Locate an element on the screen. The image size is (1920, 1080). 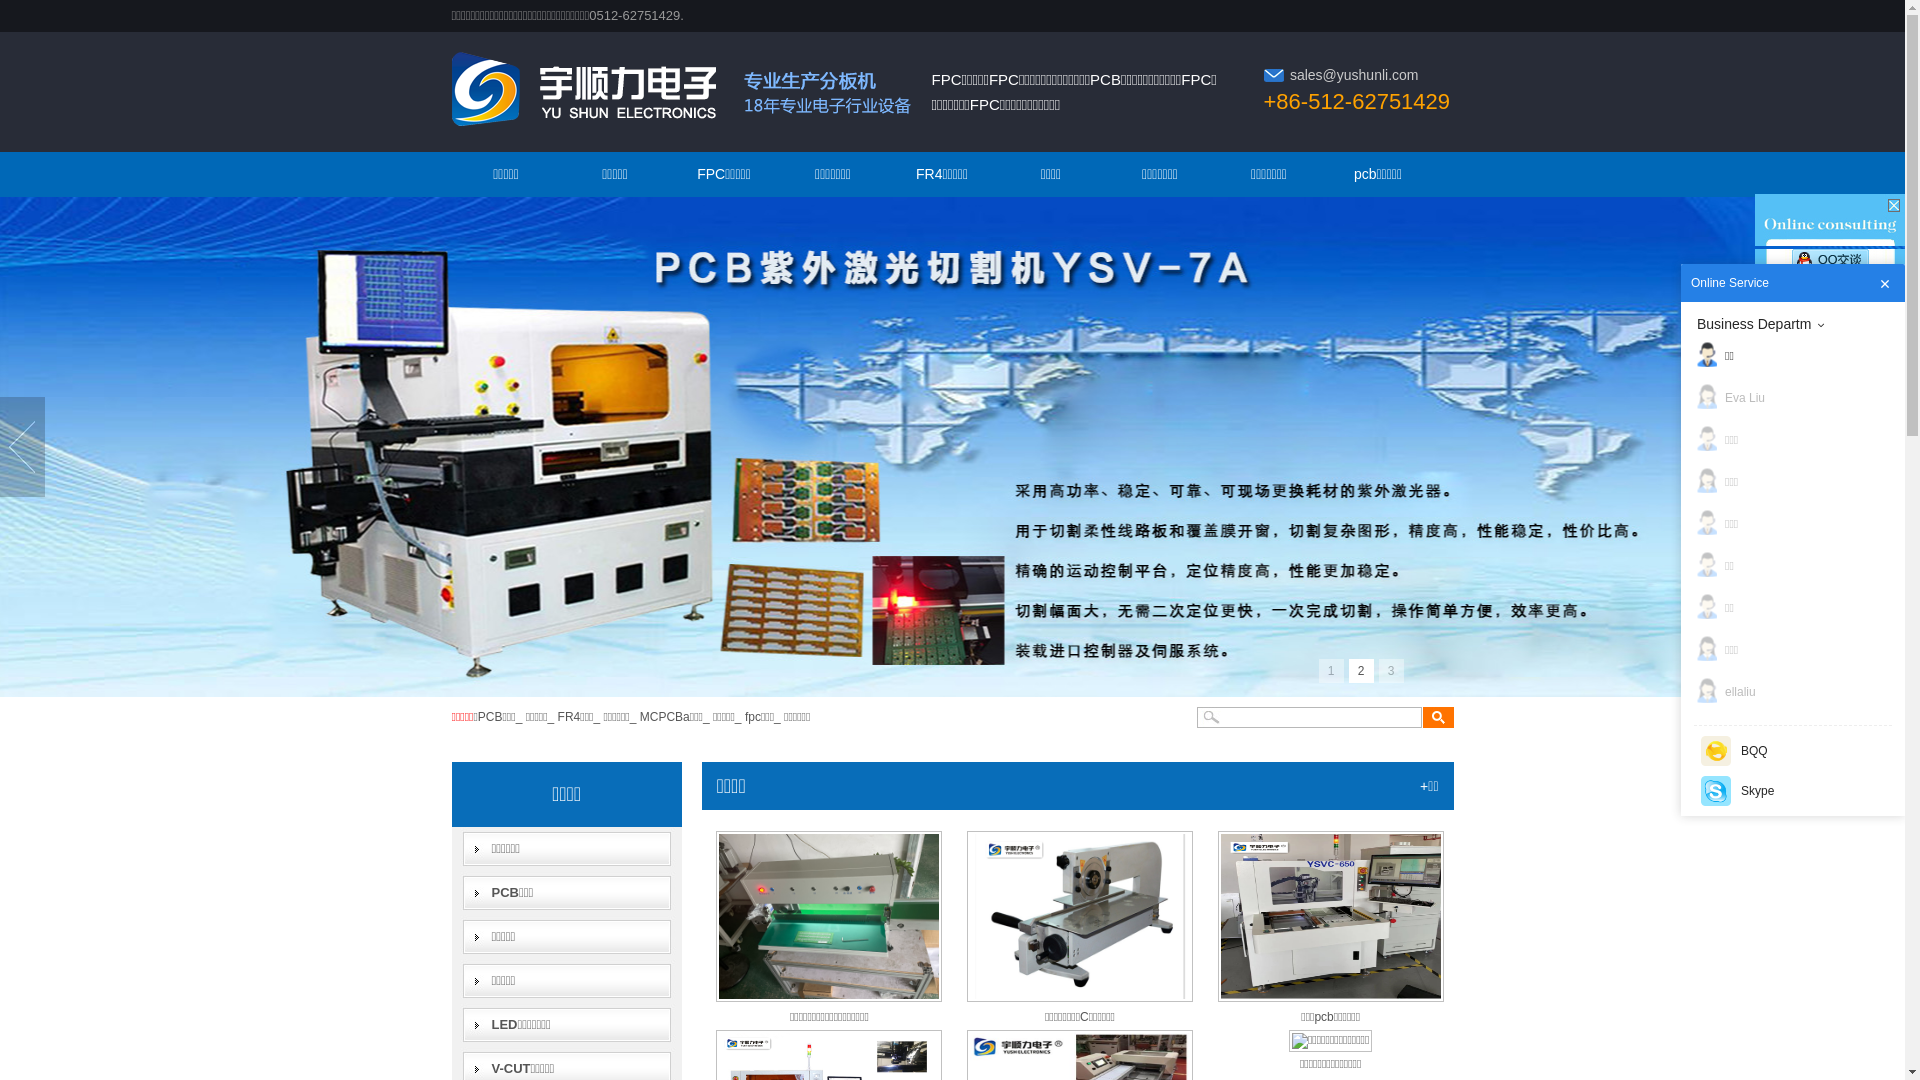
'BQQ' is located at coordinates (1793, 751).